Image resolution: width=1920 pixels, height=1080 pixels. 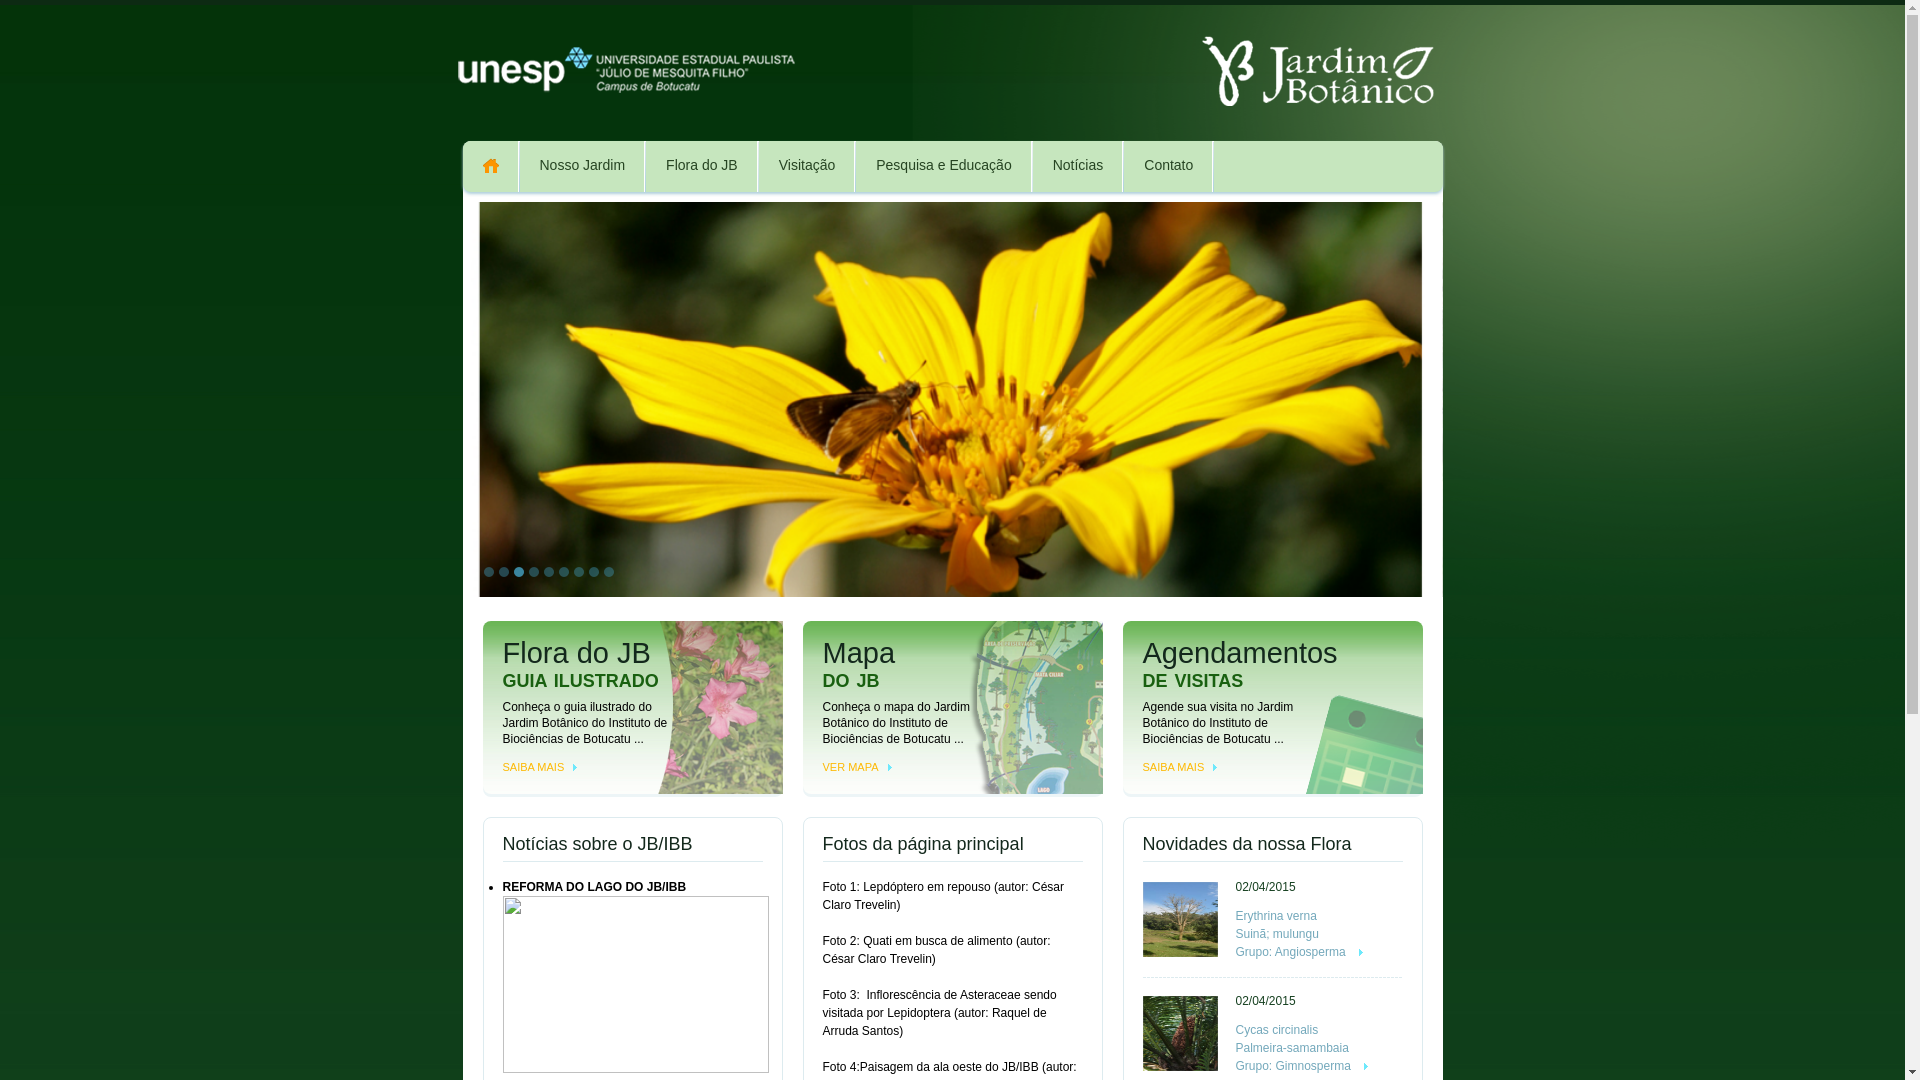 What do you see at coordinates (548, 571) in the screenshot?
I see `'5'` at bounding box center [548, 571].